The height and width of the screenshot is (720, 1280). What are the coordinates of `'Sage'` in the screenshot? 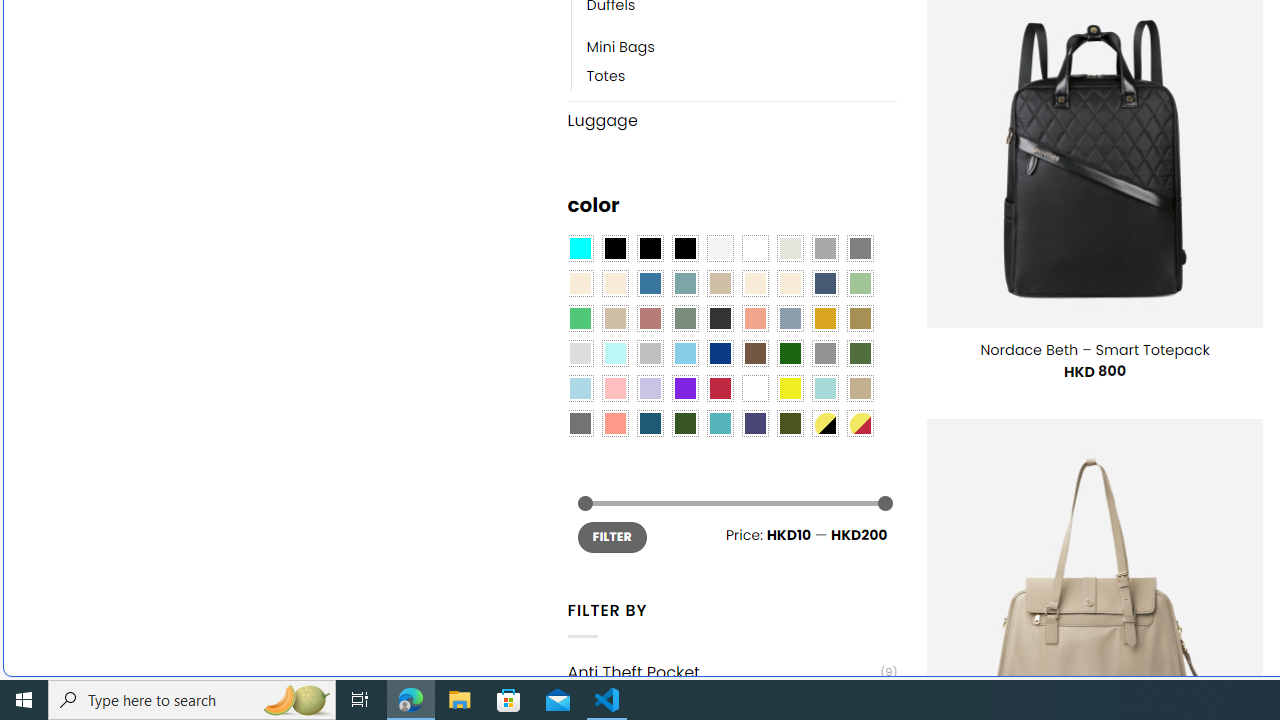 It's located at (684, 317).